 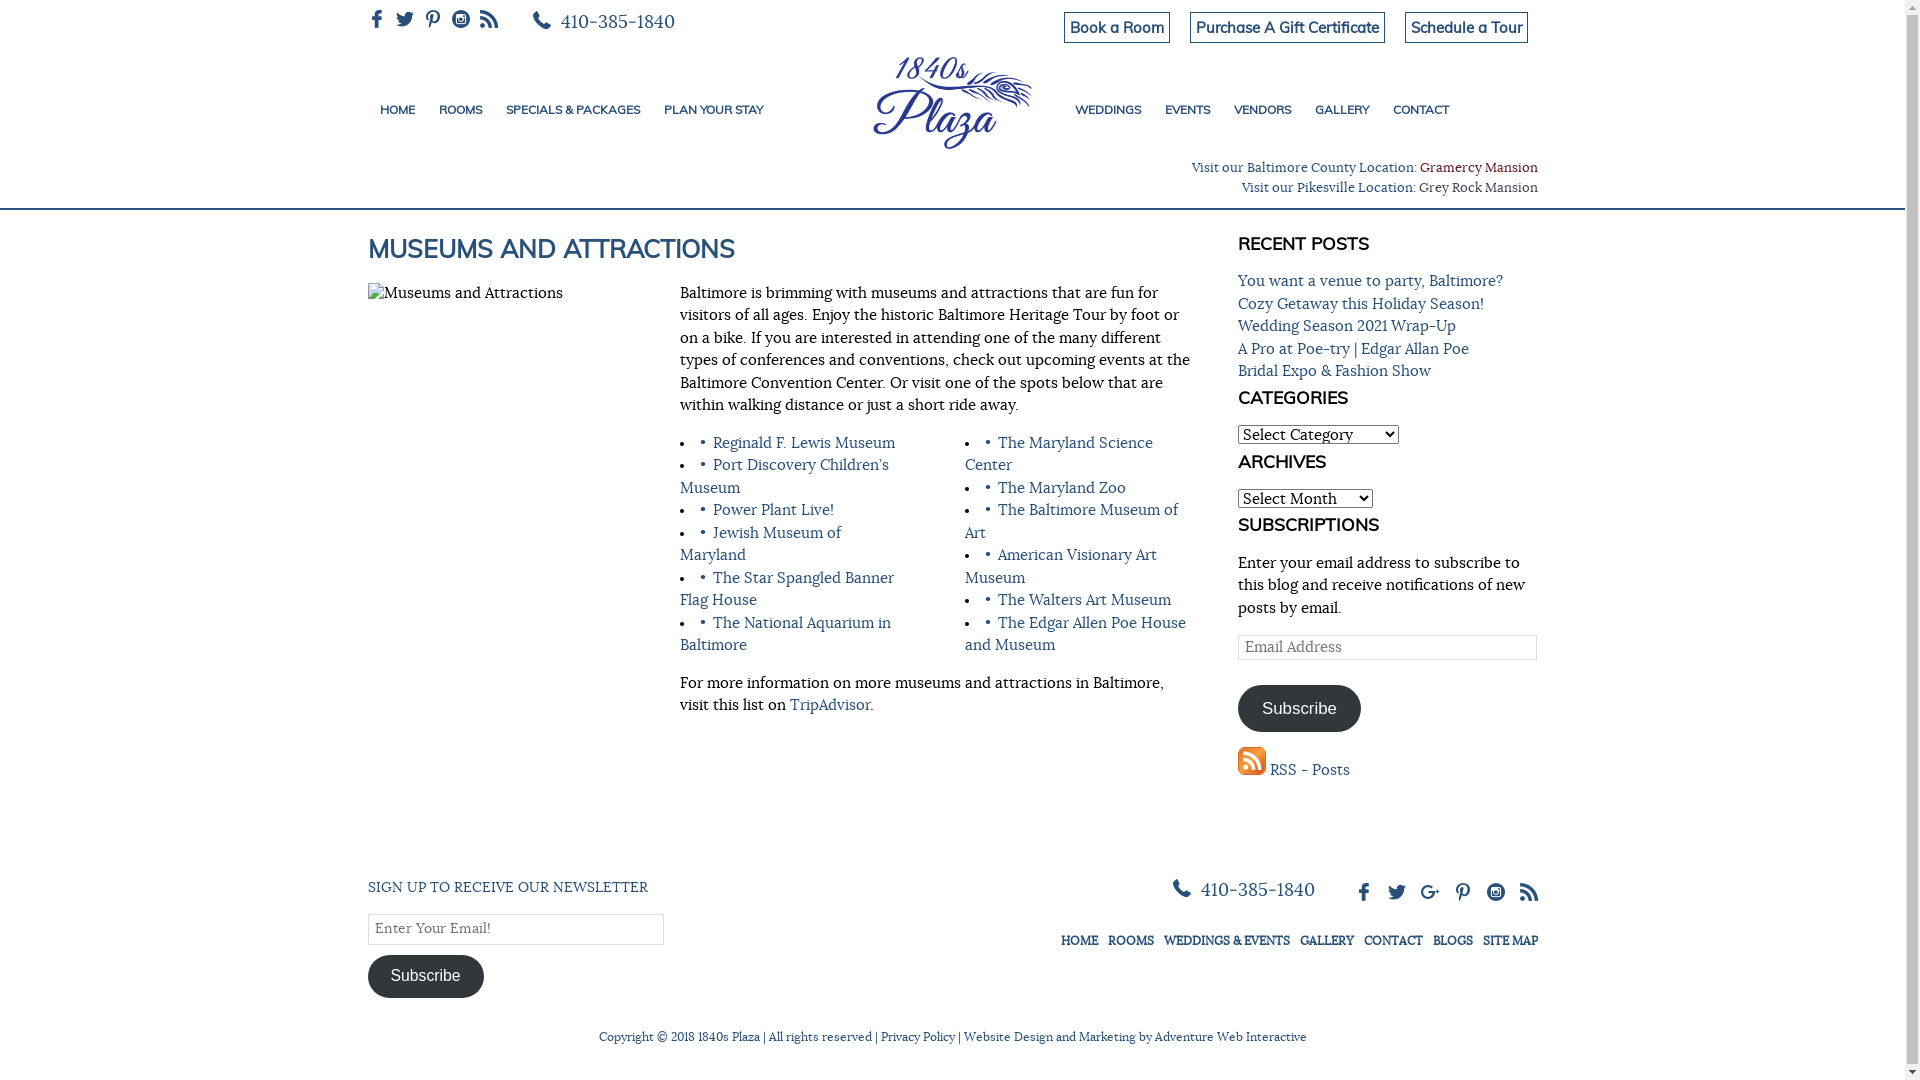 I want to click on 'The Maryland Science Center', so click(x=964, y=455).